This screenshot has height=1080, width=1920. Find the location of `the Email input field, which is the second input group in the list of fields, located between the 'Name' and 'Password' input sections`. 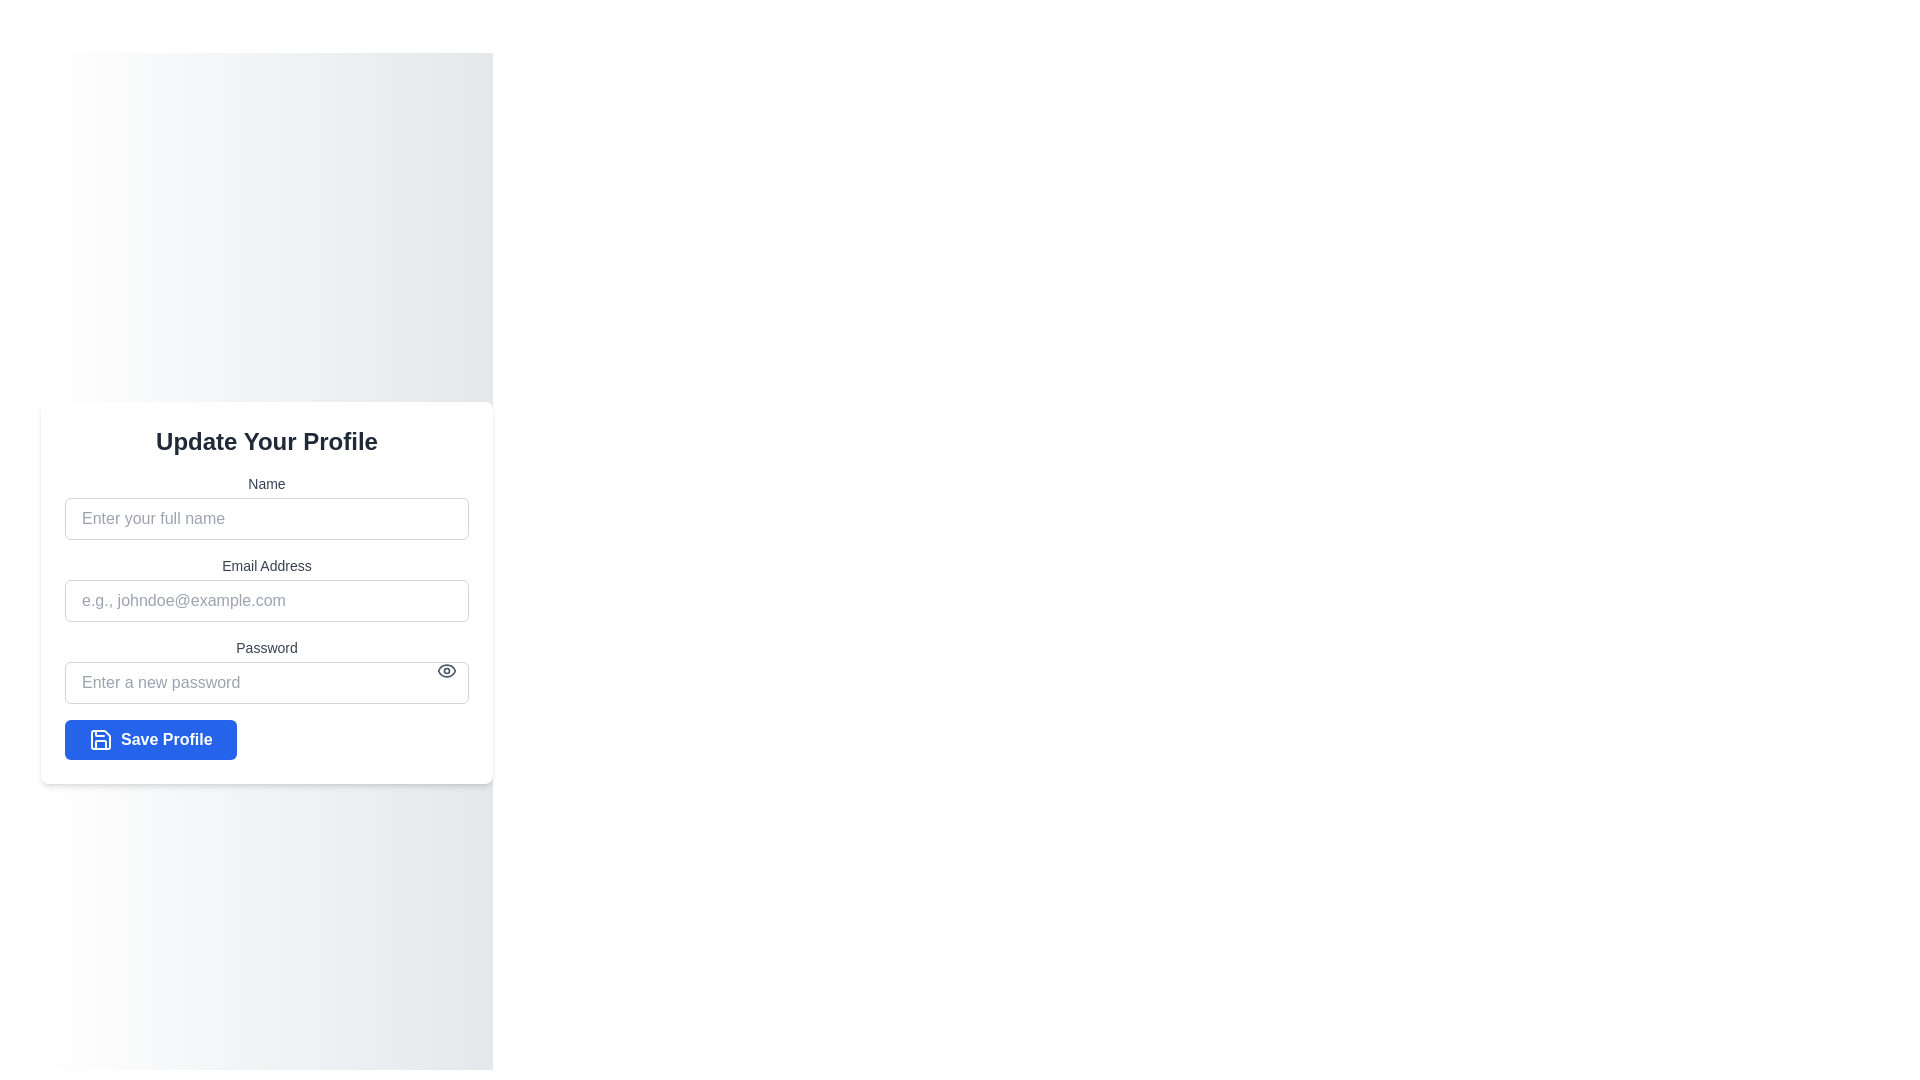

the Email input field, which is the second input group in the list of fields, located between the 'Name' and 'Password' input sections is located at coordinates (266, 588).